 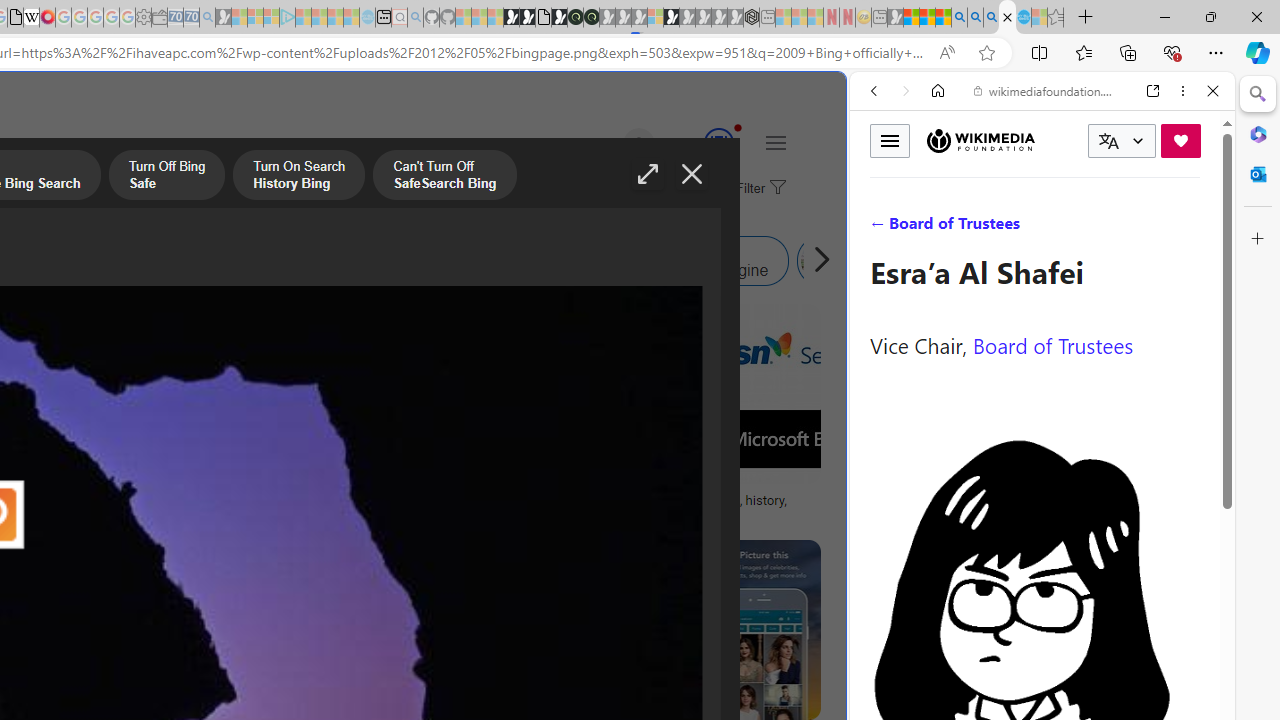 I want to click on 'Wikimedia Foundation', so click(x=980, y=140).